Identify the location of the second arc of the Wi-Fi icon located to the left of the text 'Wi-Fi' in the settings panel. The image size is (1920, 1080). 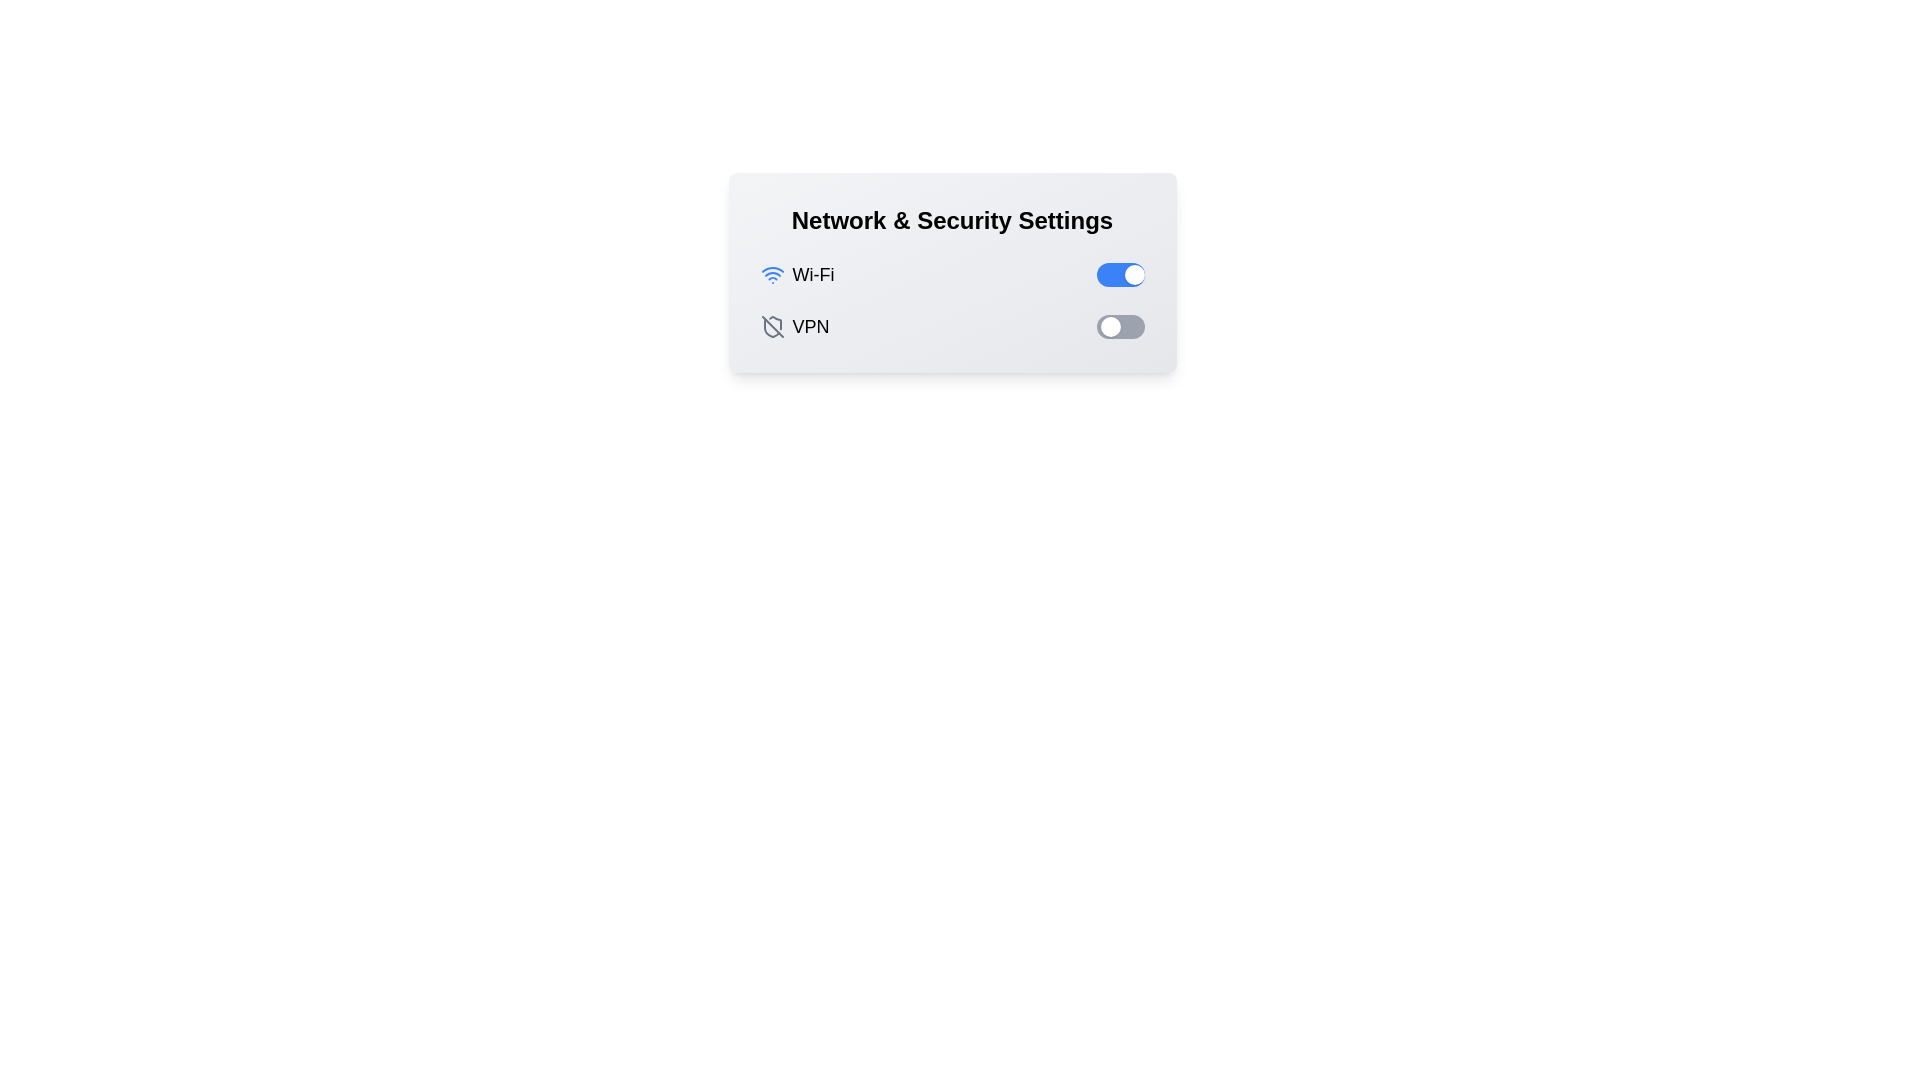
(771, 268).